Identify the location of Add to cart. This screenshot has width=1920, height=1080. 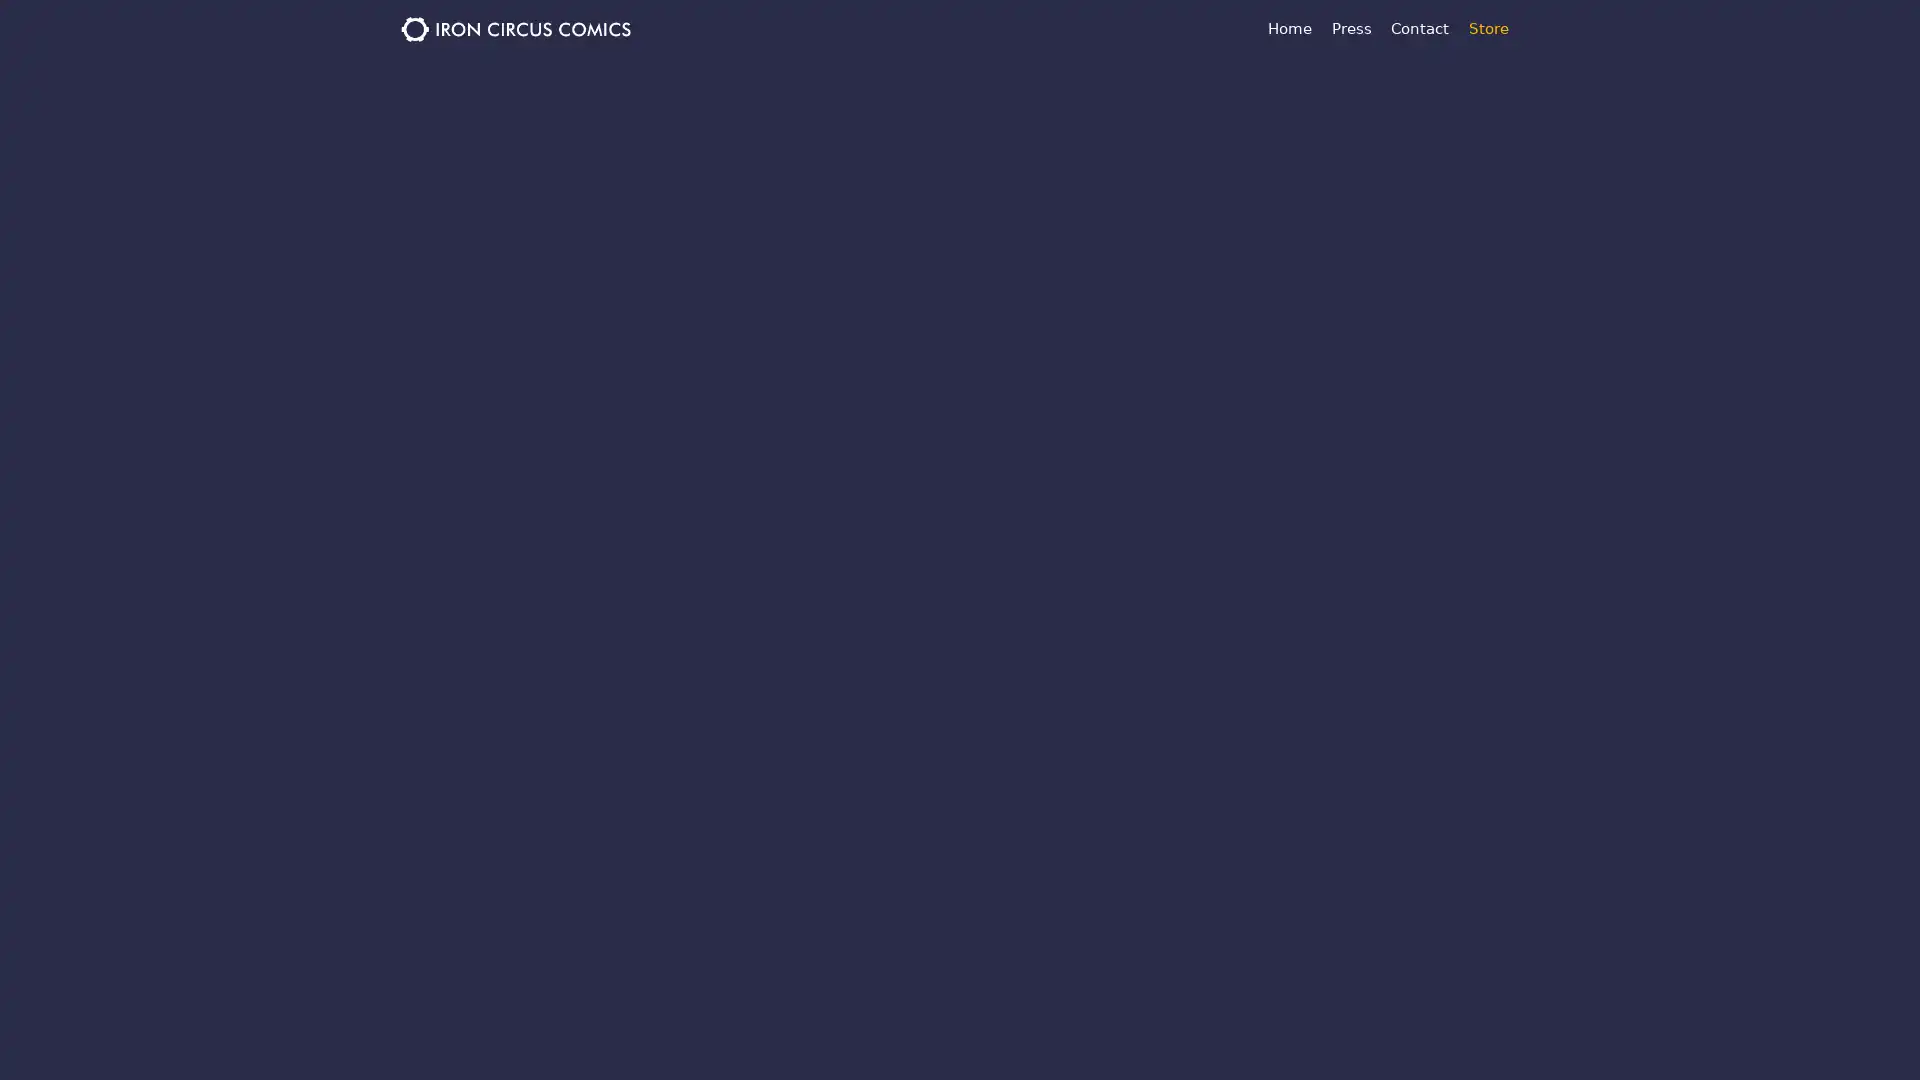
(897, 538).